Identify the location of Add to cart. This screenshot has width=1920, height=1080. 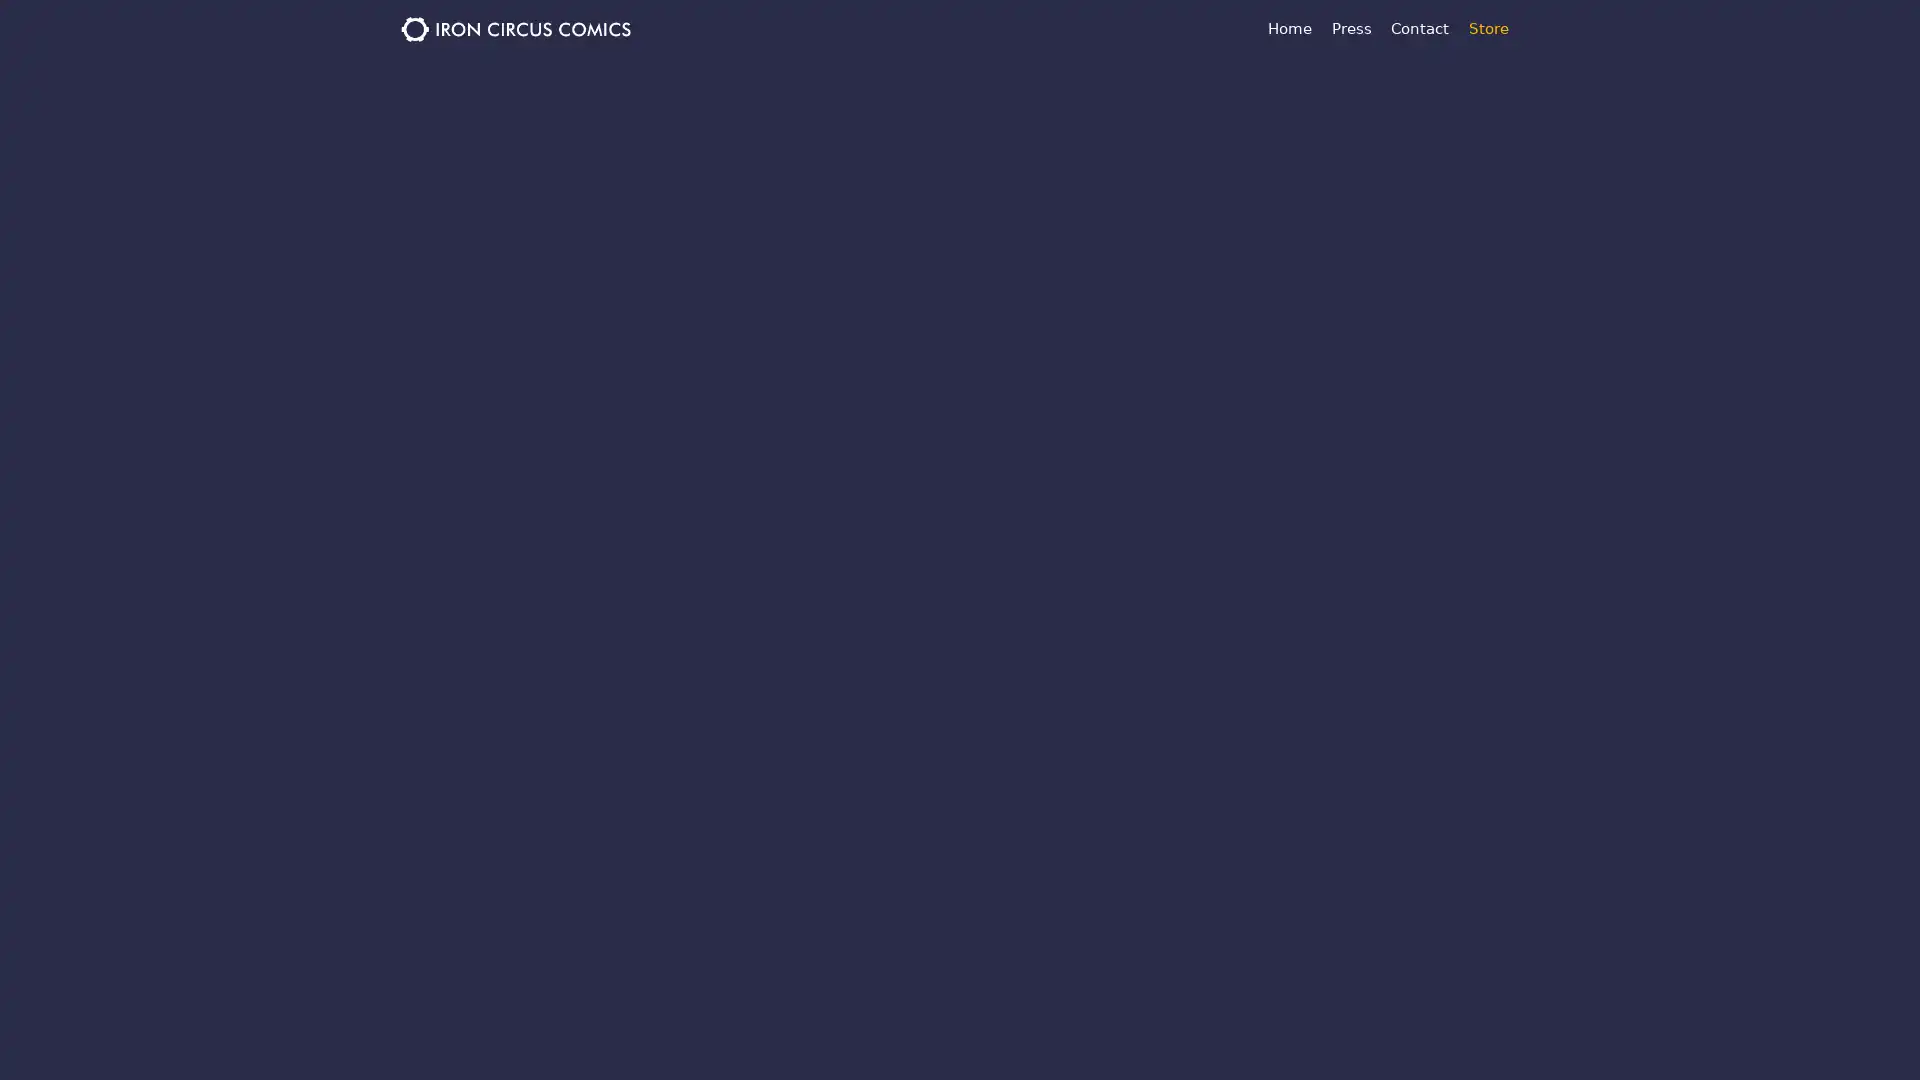
(897, 538).